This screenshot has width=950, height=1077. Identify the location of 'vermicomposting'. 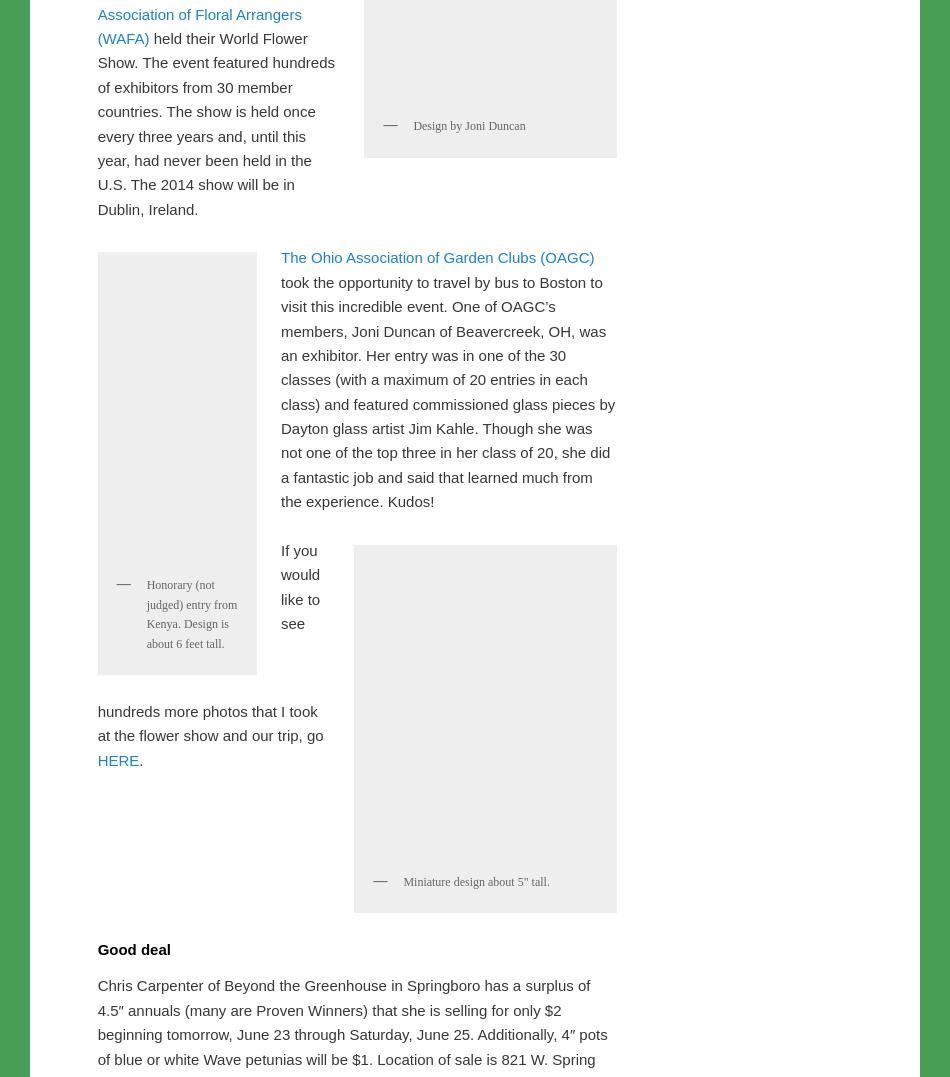
(210, 37).